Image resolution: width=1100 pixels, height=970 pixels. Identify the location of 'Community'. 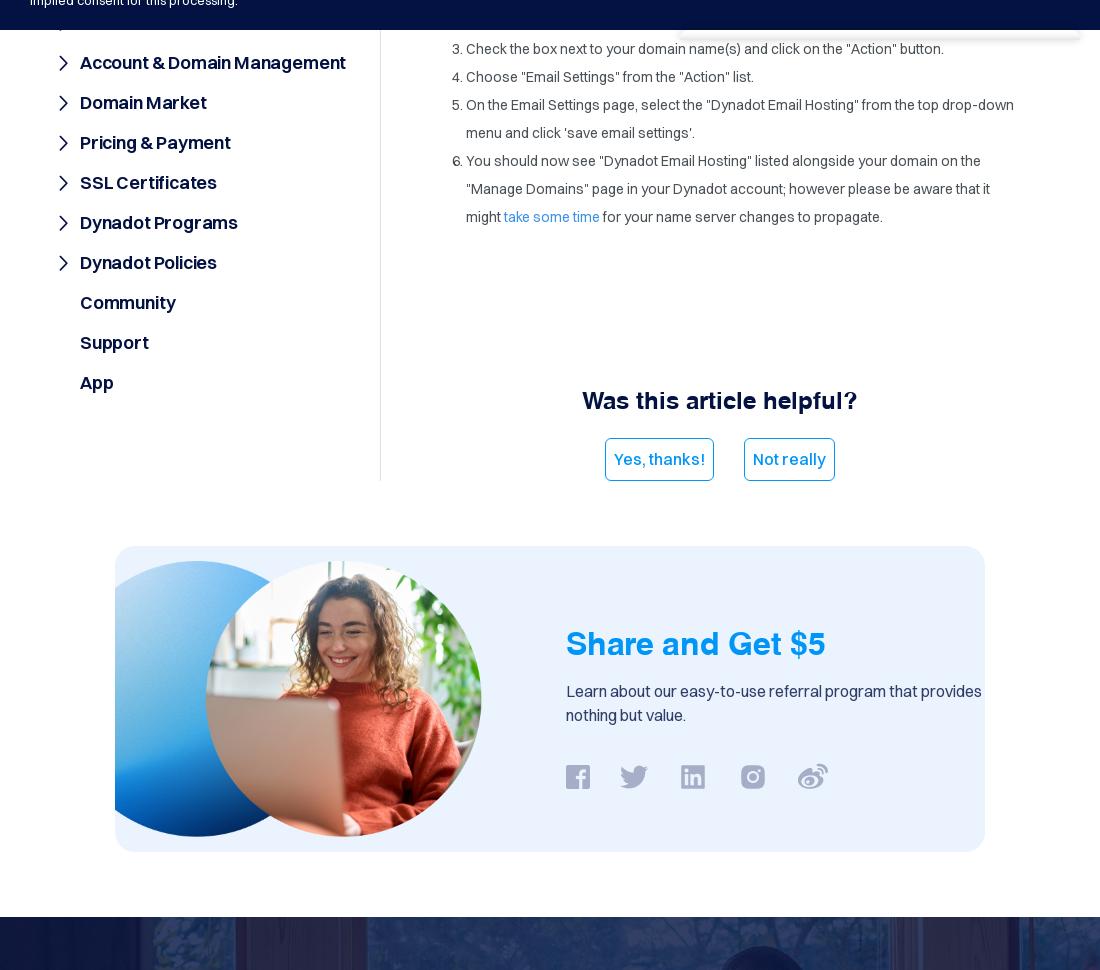
(127, 302).